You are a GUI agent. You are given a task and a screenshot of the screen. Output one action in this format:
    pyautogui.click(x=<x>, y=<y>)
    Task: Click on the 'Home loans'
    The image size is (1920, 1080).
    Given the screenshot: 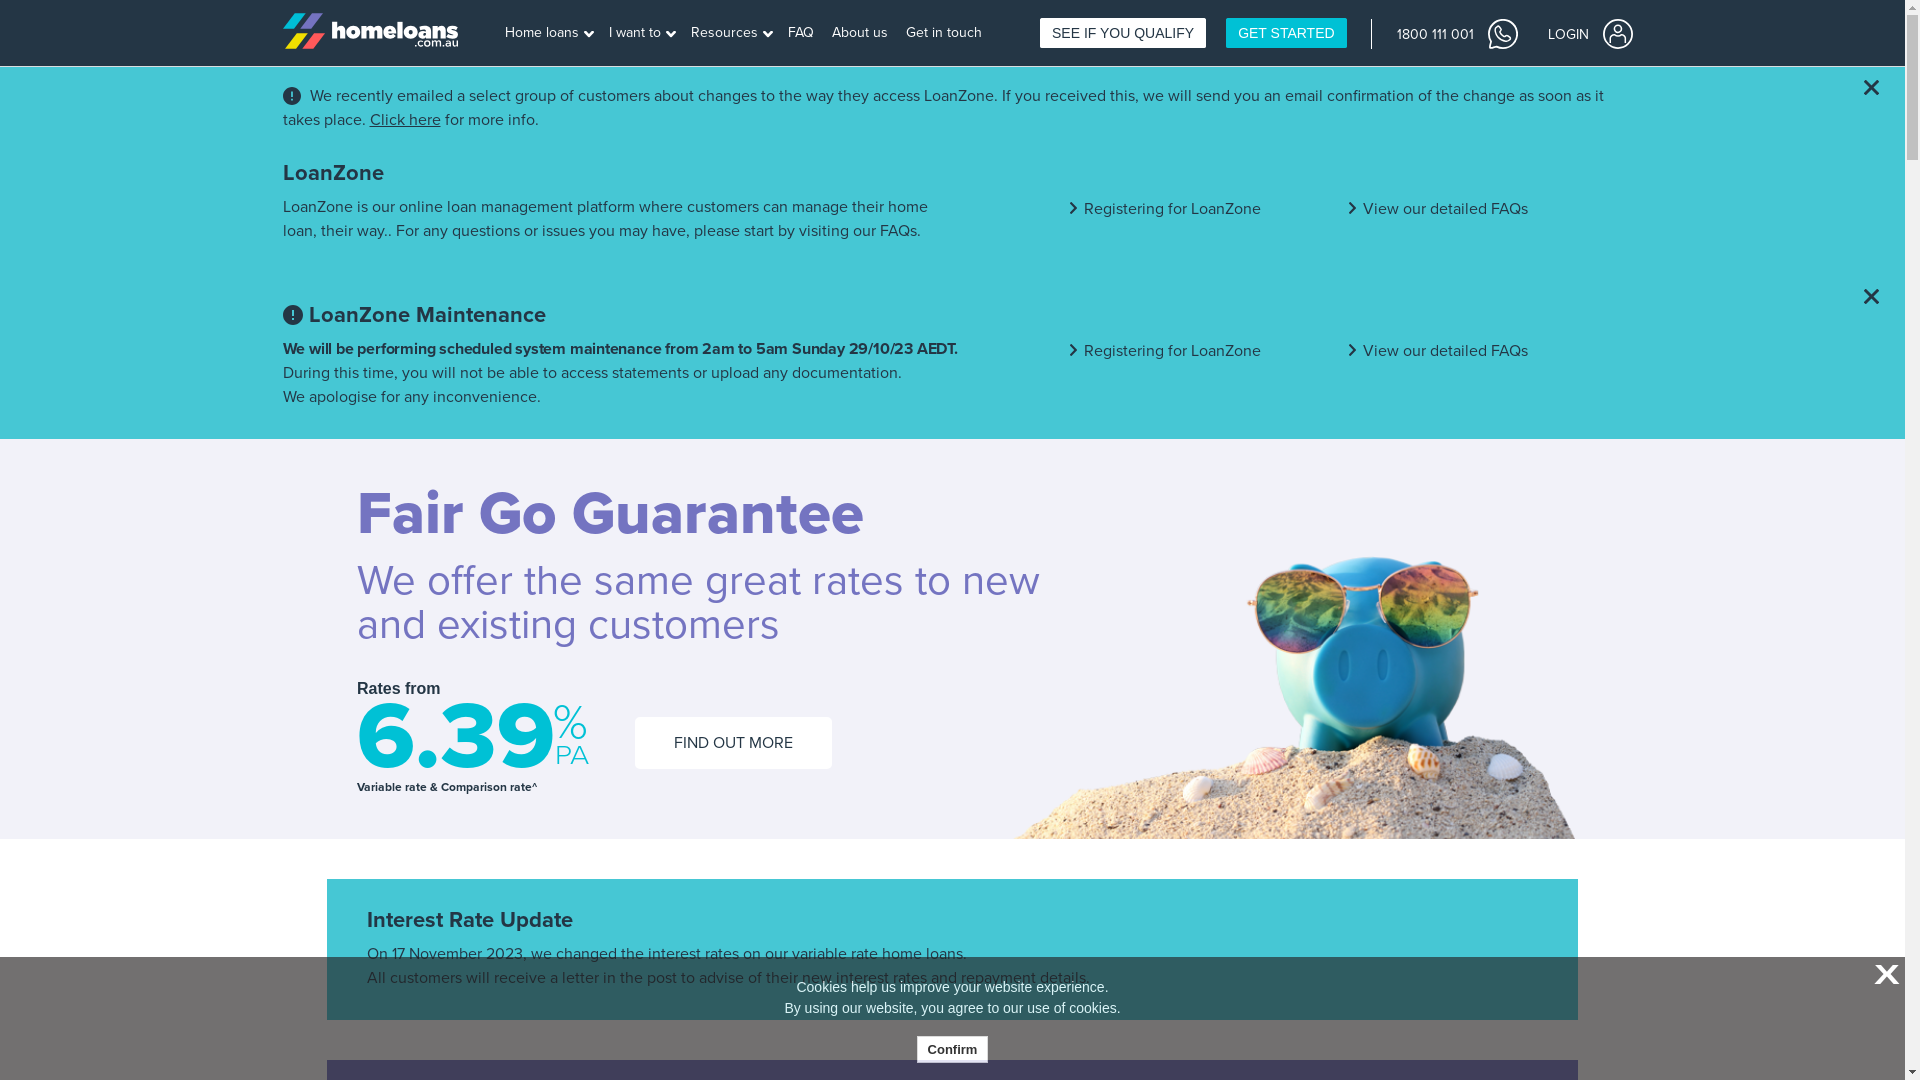 What is the action you would take?
    pyautogui.click(x=549, y=33)
    